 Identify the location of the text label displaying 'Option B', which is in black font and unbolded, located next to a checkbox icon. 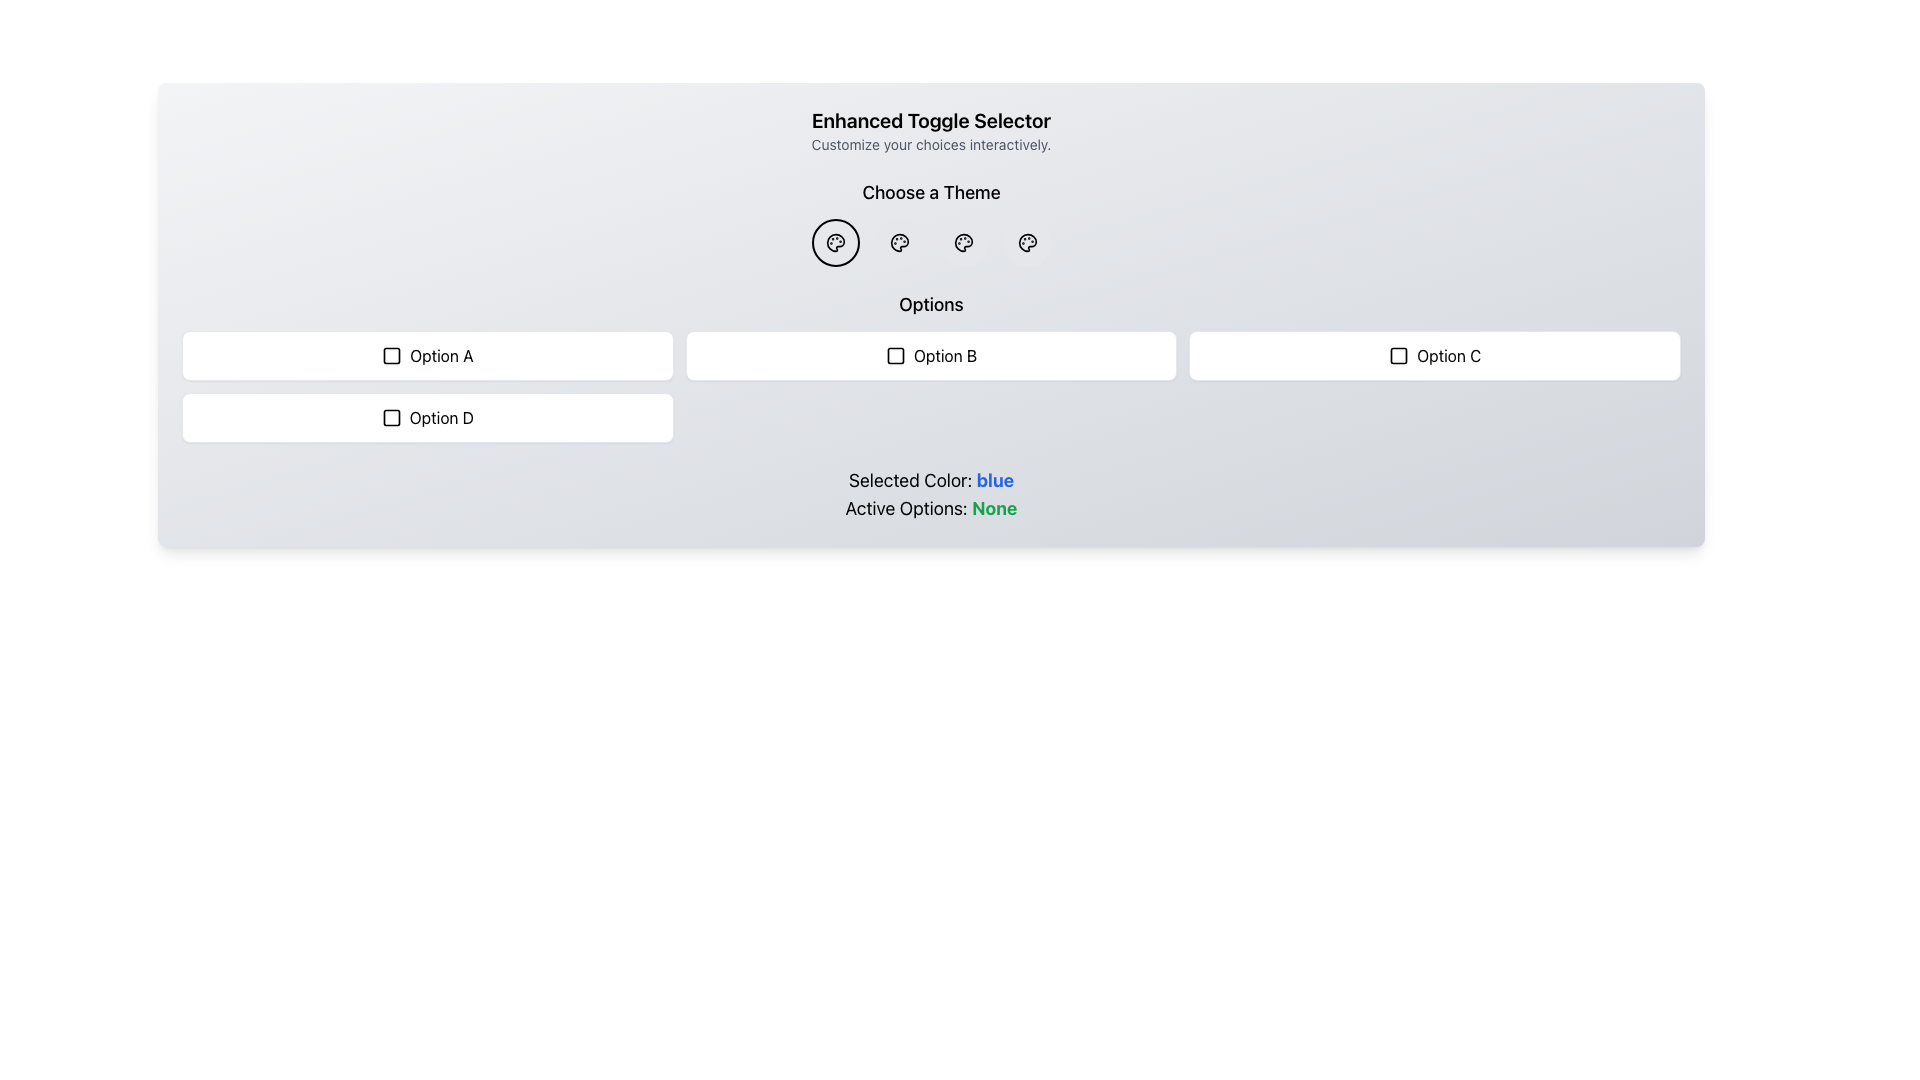
(944, 354).